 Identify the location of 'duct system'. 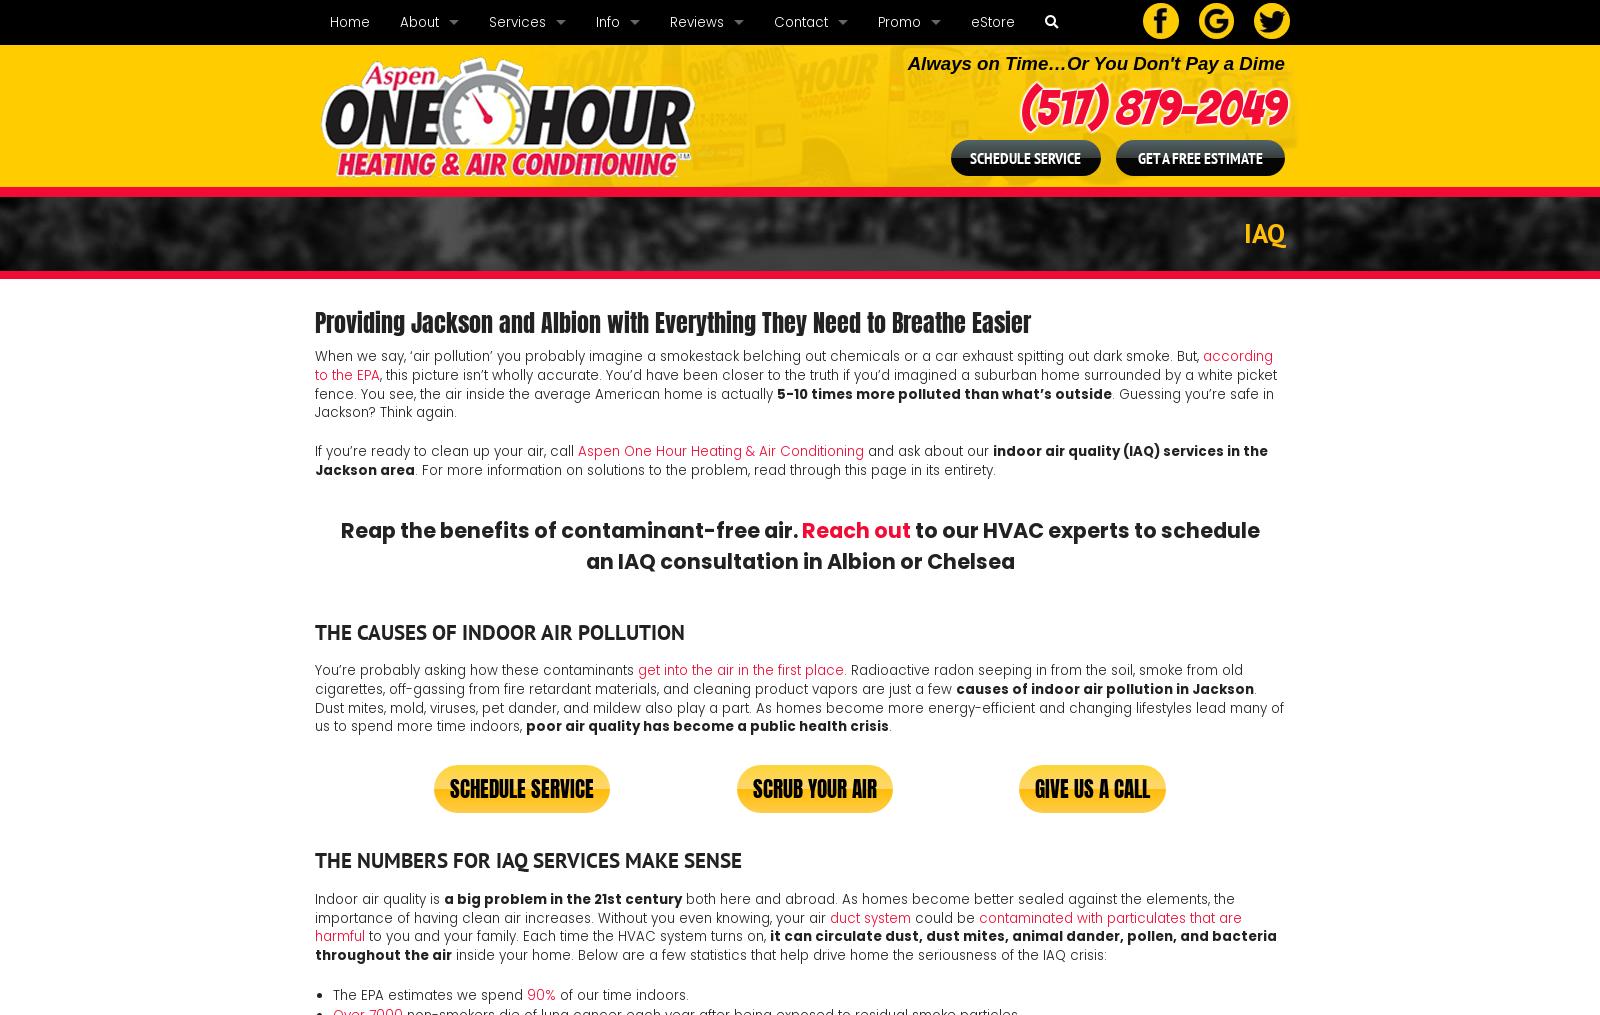
(869, 916).